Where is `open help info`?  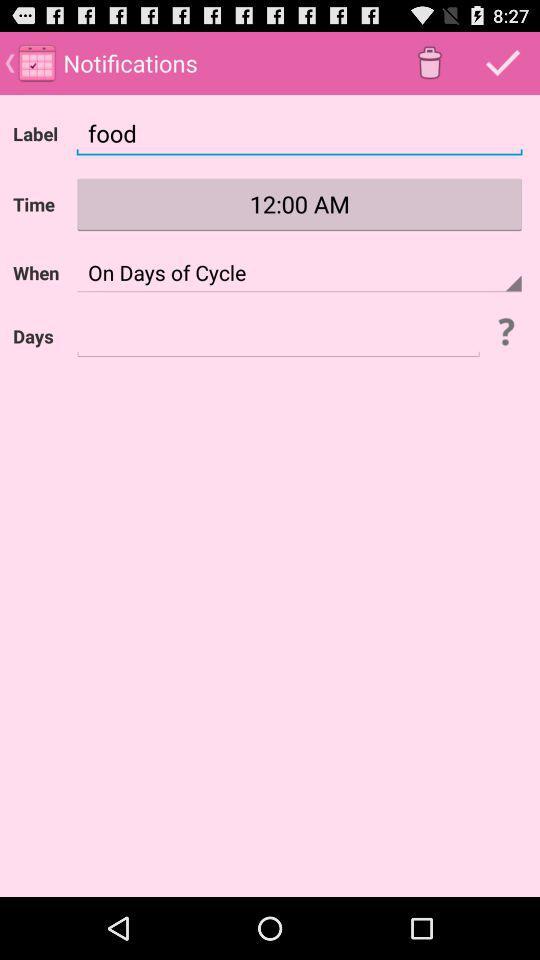 open help info is located at coordinates (504, 331).